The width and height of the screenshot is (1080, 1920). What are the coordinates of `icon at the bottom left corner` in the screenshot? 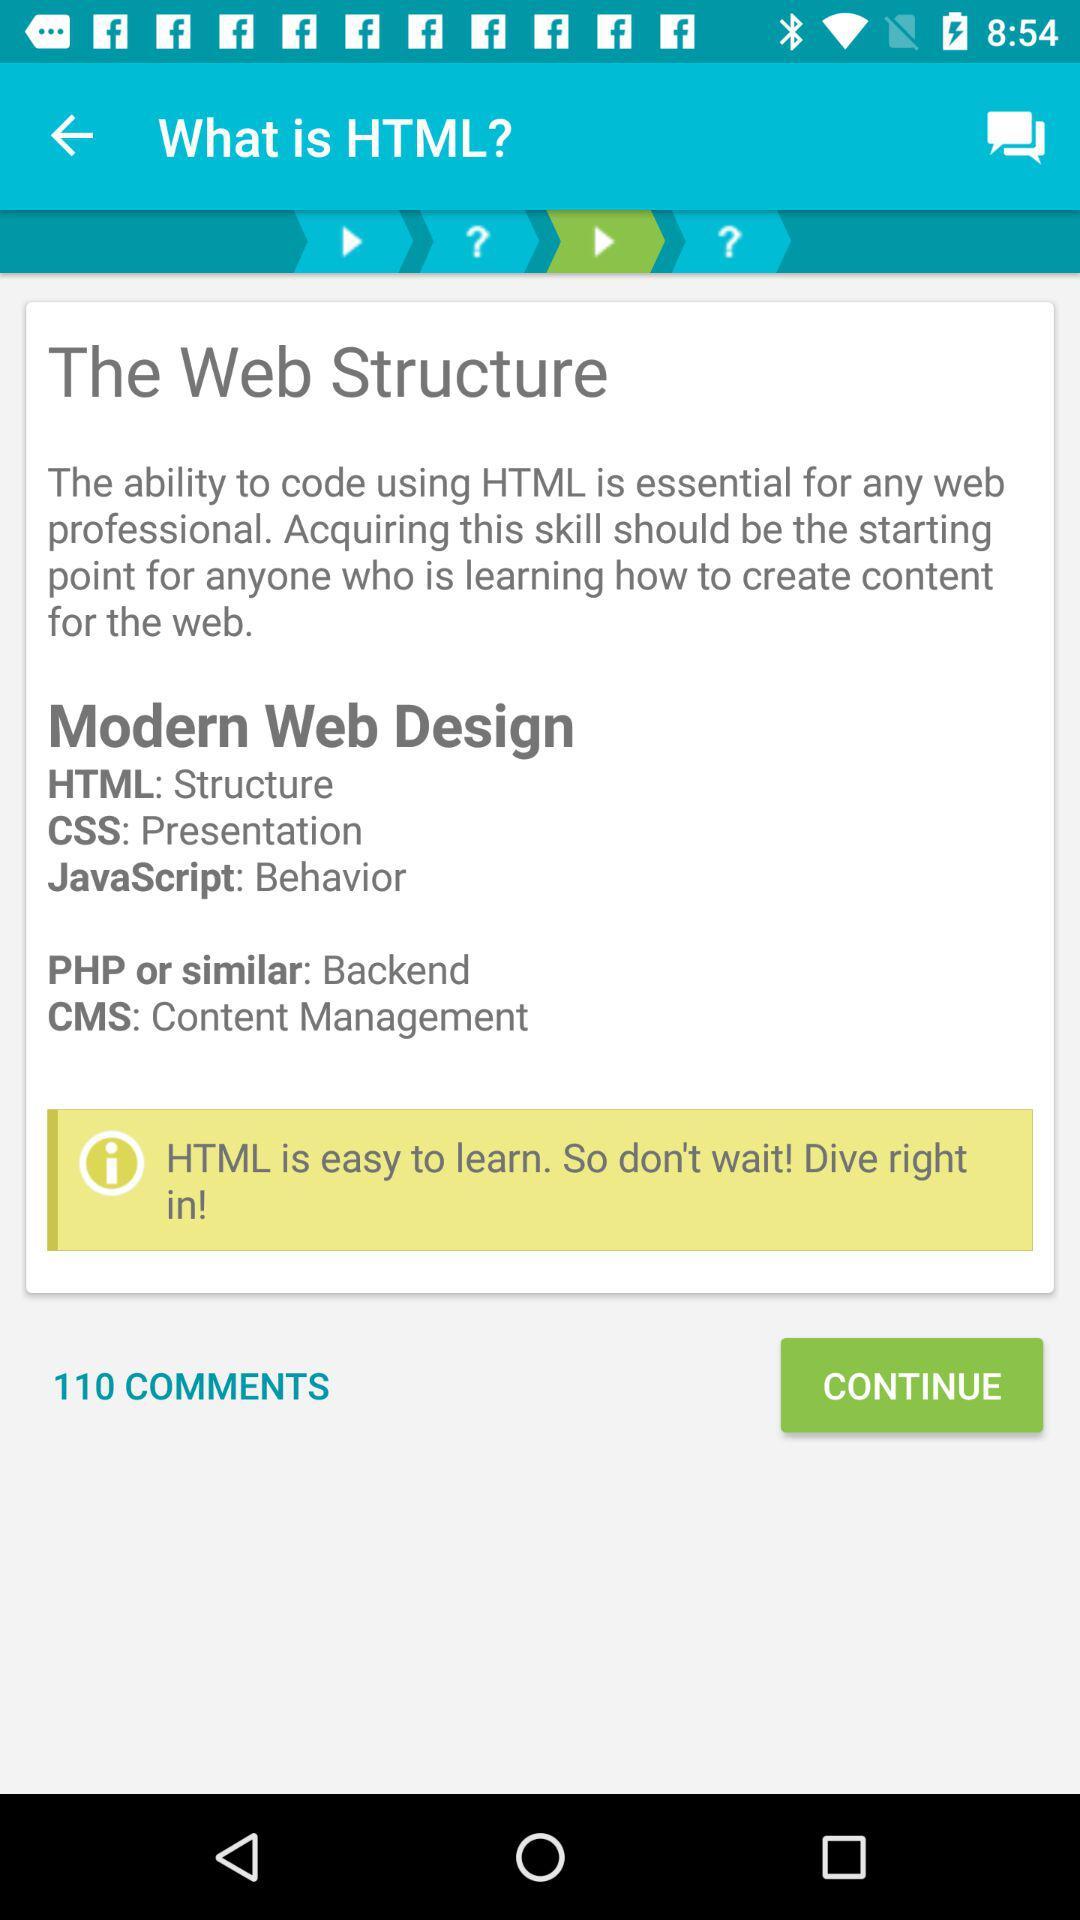 It's located at (191, 1384).